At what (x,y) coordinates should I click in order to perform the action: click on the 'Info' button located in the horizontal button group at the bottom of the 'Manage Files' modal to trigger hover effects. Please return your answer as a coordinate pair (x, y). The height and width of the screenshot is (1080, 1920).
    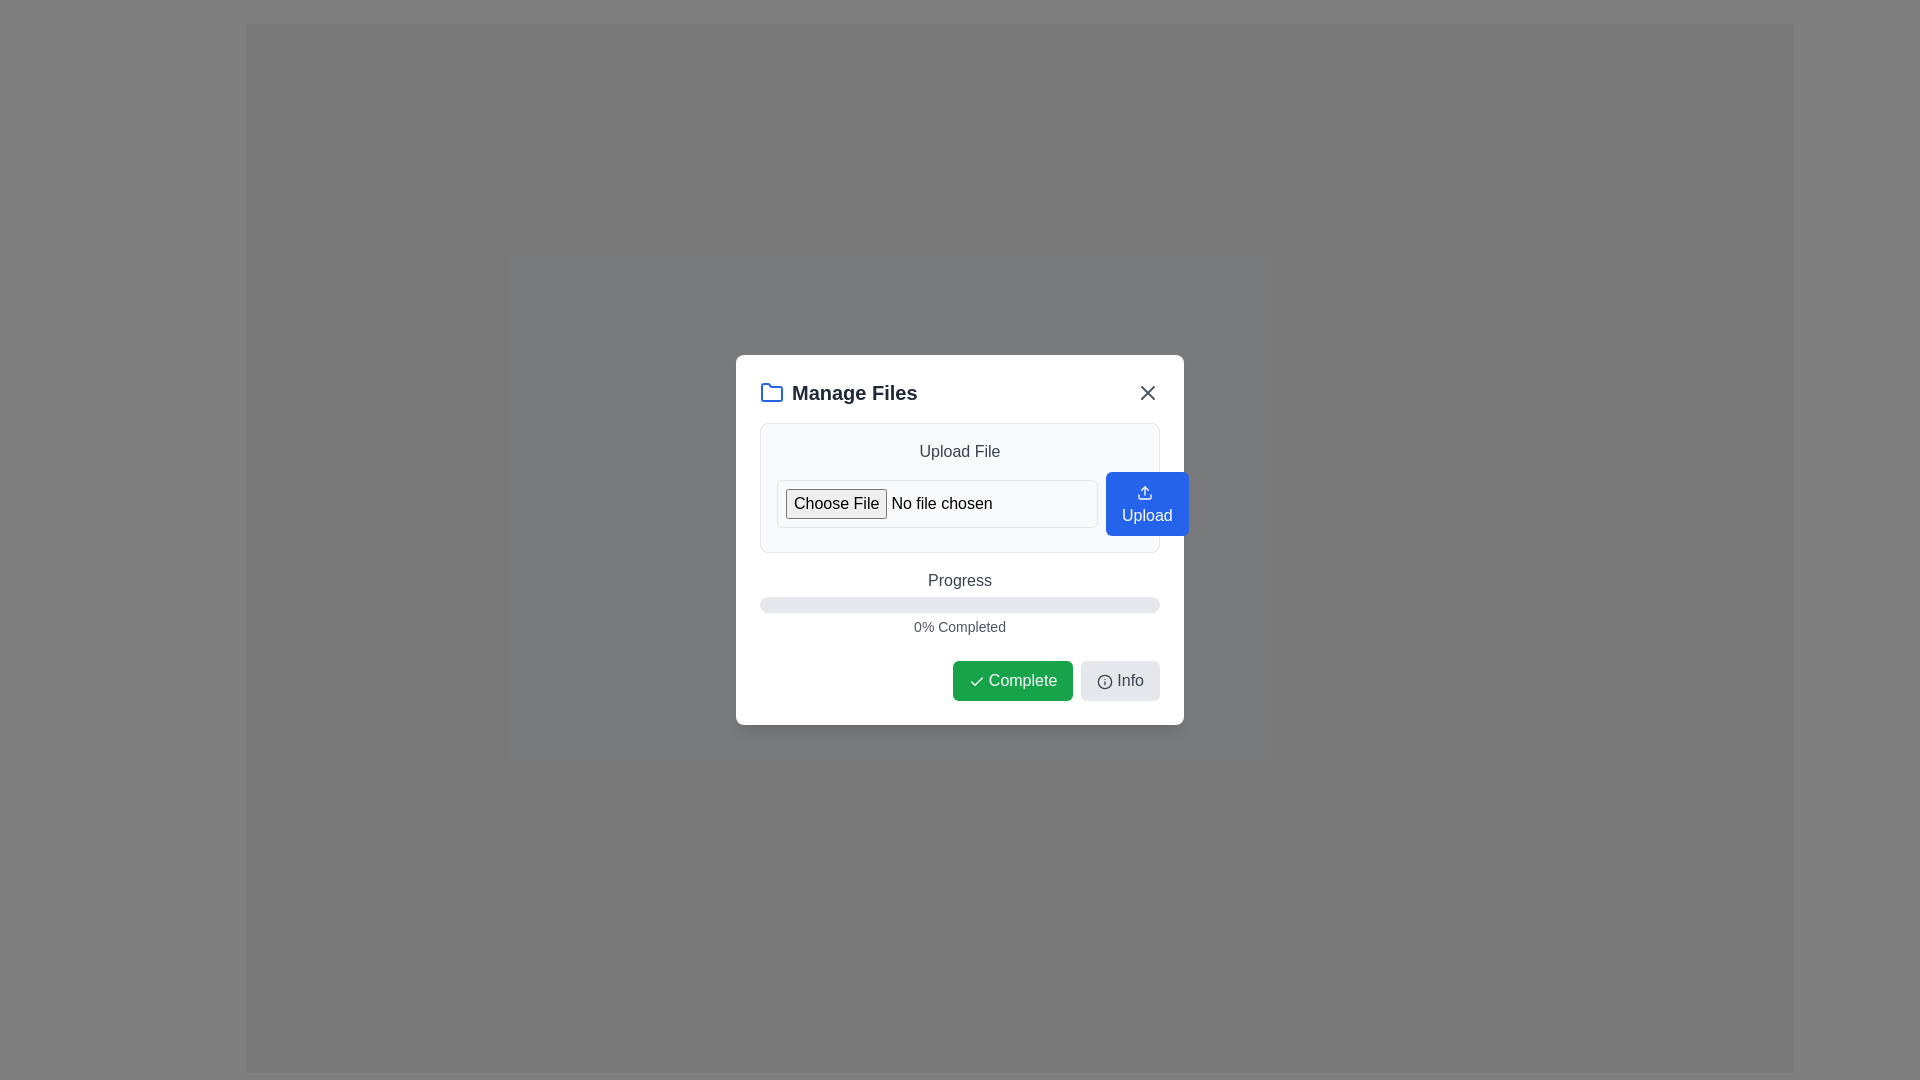
    Looking at the image, I should click on (1120, 680).